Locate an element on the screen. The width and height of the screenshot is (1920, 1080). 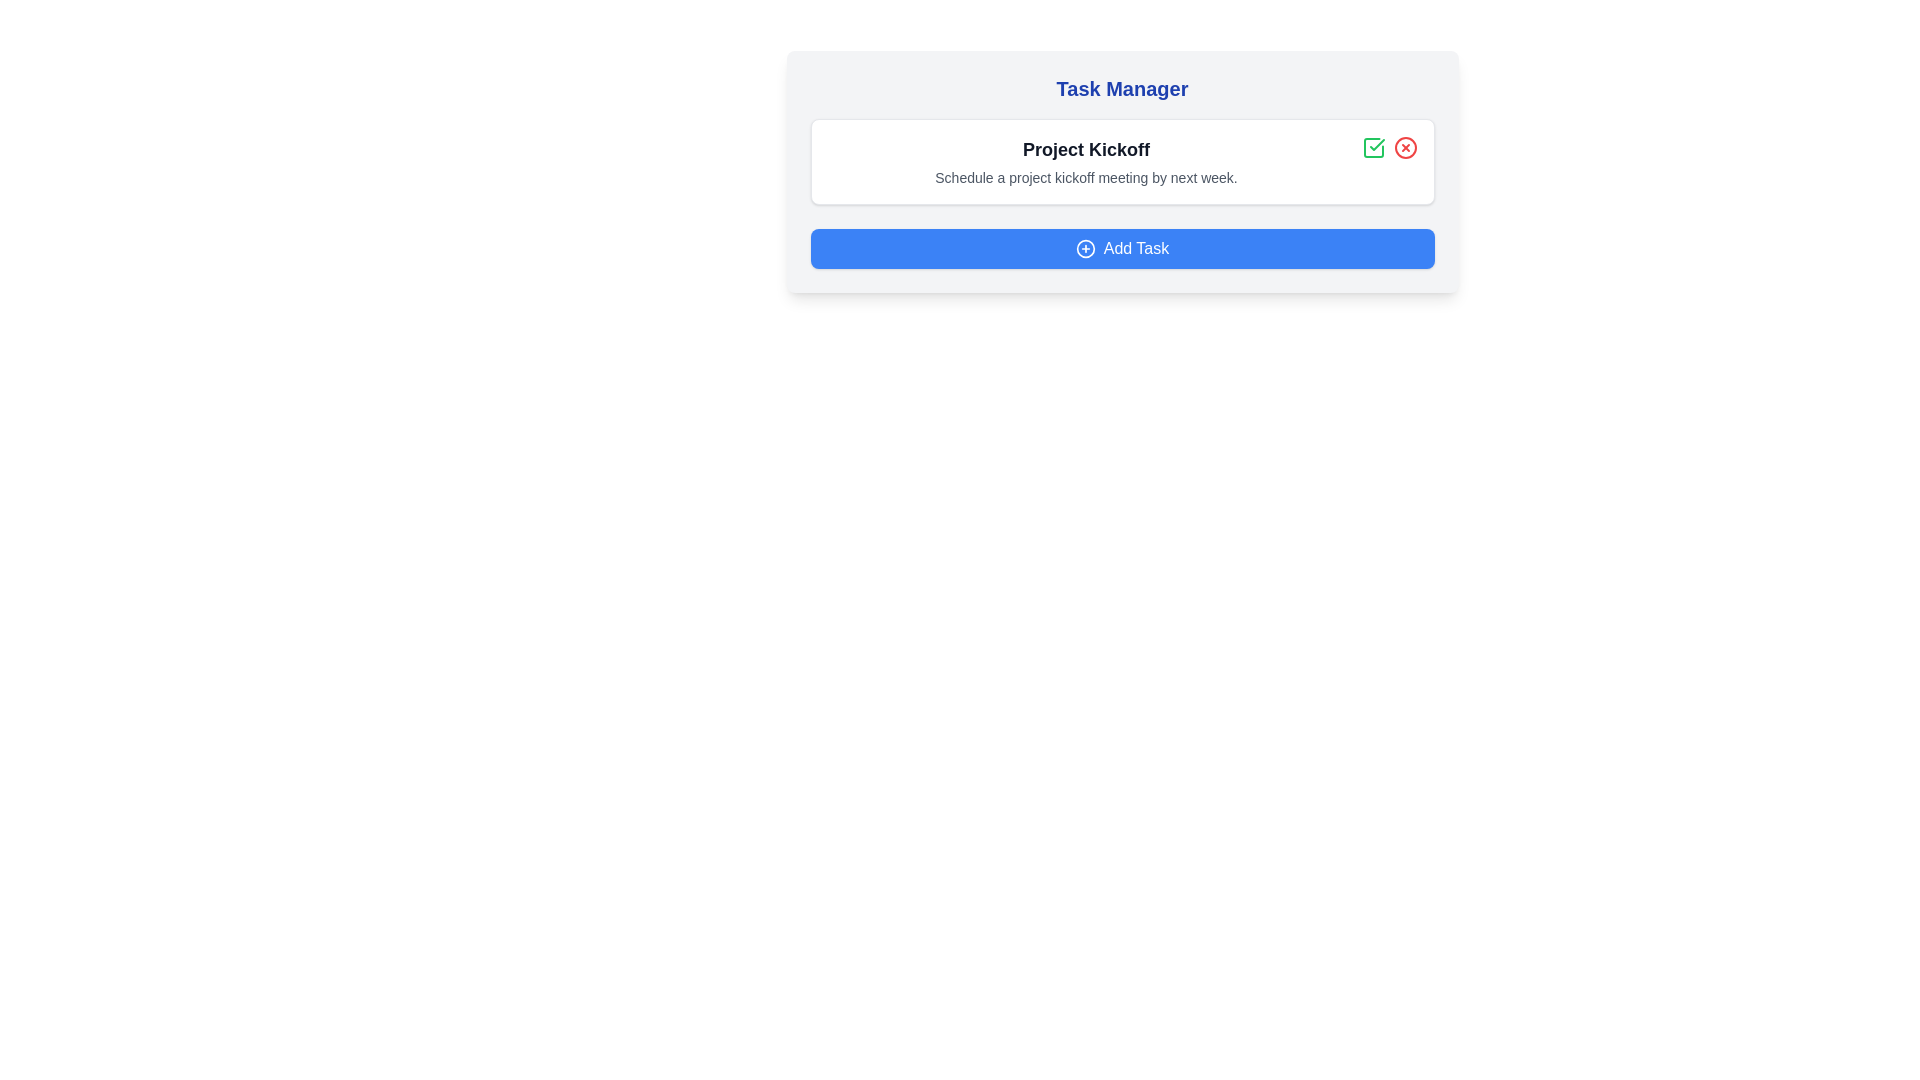
'Add Task' button to add a new task is located at coordinates (1122, 248).